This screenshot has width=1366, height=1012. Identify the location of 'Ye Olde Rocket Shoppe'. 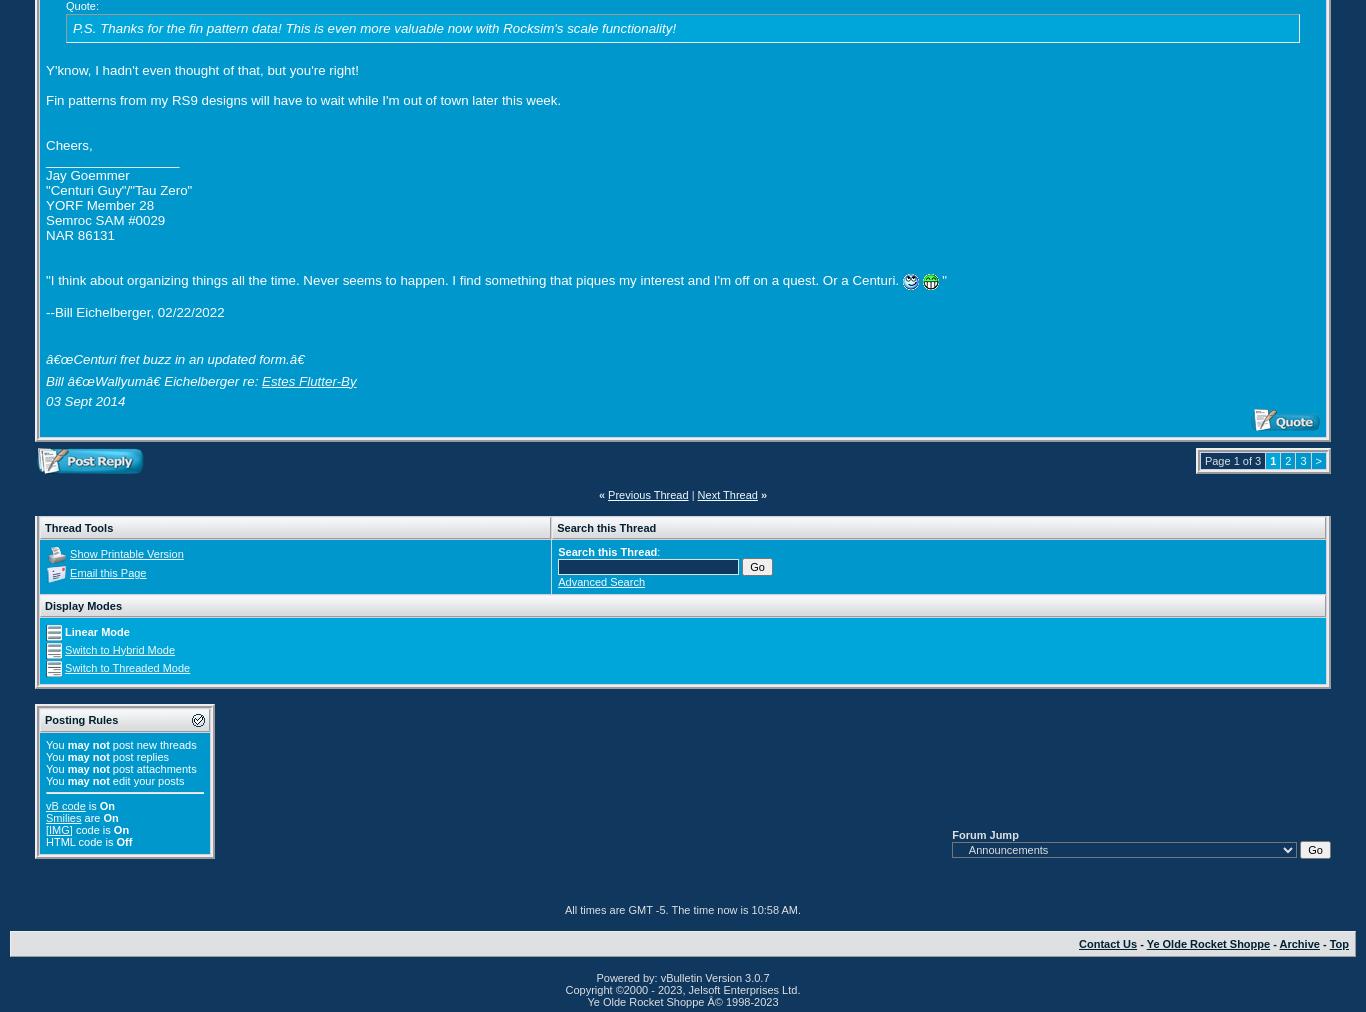
(1207, 942).